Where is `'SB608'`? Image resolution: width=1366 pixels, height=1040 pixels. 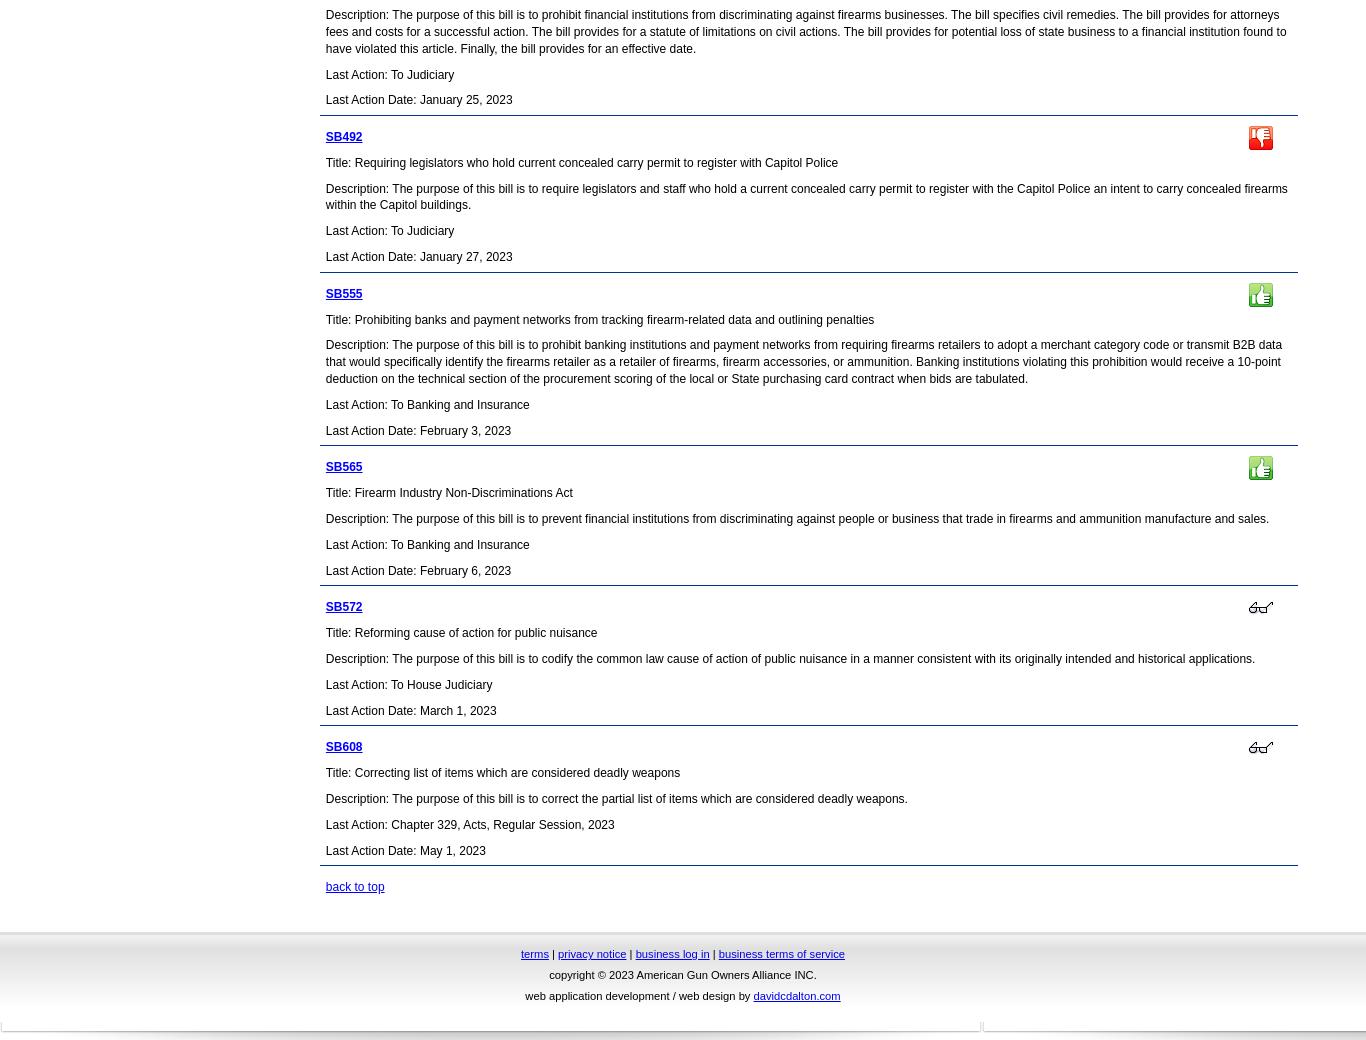 'SB608' is located at coordinates (342, 747).